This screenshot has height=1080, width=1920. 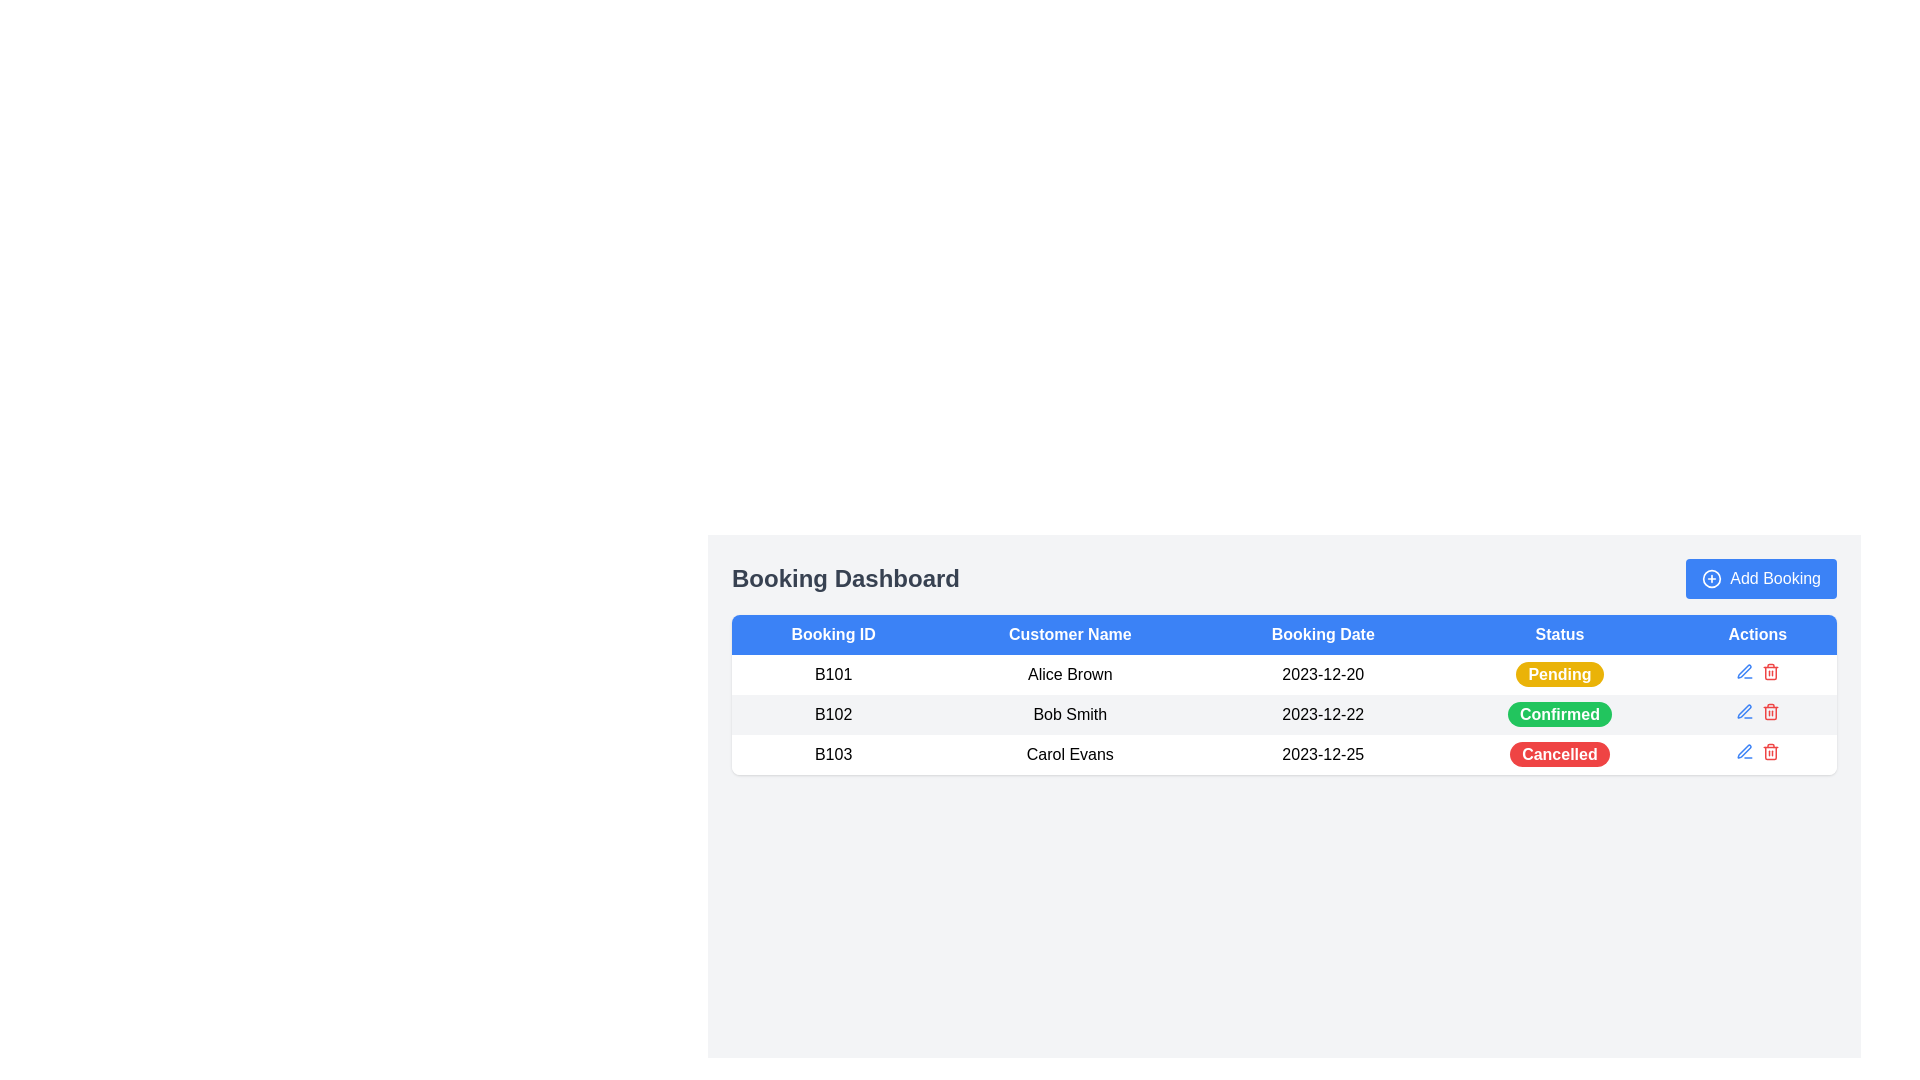 What do you see at coordinates (1756, 711) in the screenshot?
I see `the delete icon in the Action button group for the booking identified as 'B102' with customer name 'Bob Smith', located in the 'Actions' column of the table` at bounding box center [1756, 711].